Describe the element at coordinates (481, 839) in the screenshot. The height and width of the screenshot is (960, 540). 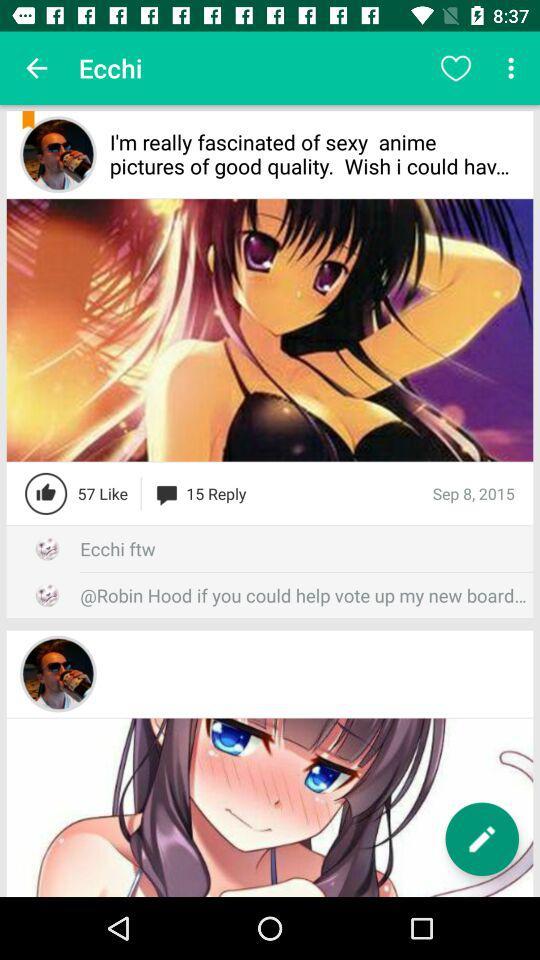
I see `the item at the bottom right corner` at that location.